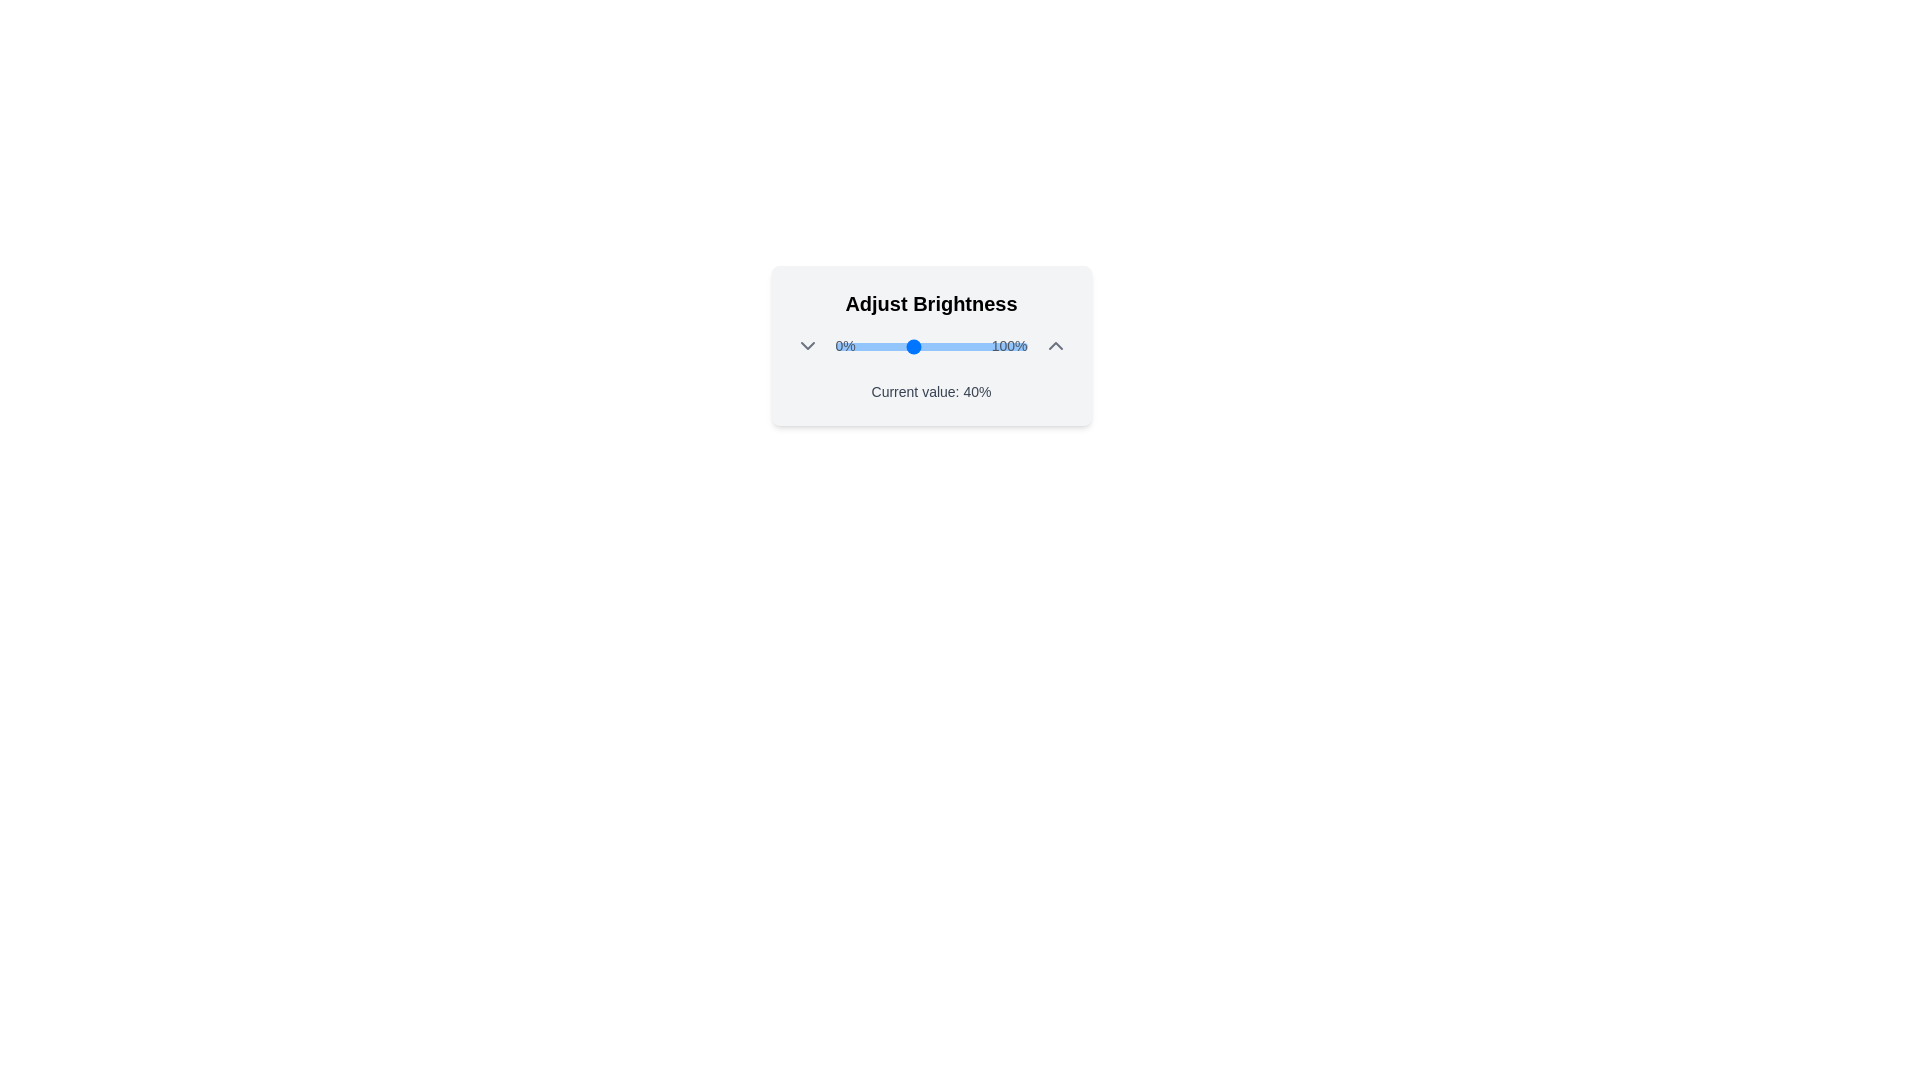 This screenshot has height=1080, width=1920. Describe the element at coordinates (845, 345) in the screenshot. I see `the Static Text displaying '0%' located above 'Current value: 40%' and below 'Adjust Brightness' in the slider bar grouping` at that location.